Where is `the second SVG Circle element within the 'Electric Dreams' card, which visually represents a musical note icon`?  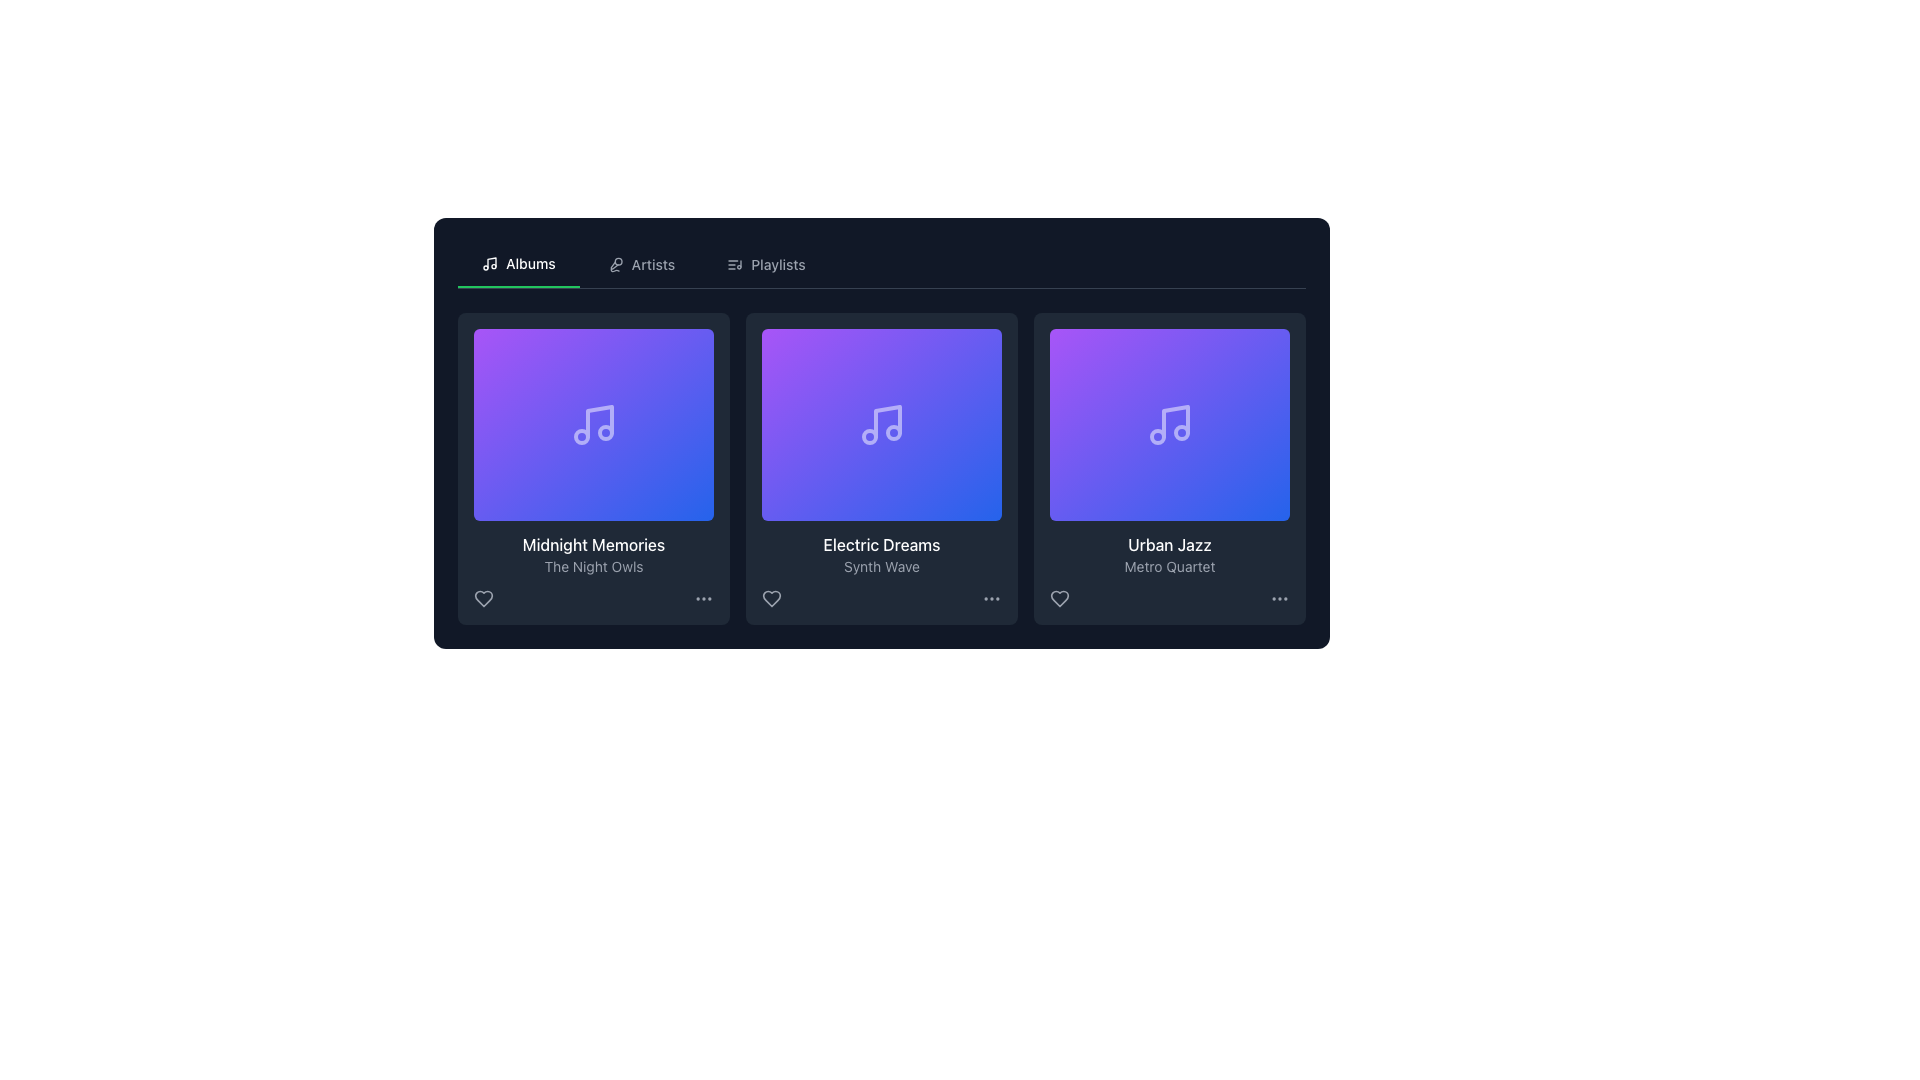
the second SVG Circle element within the 'Electric Dreams' card, which visually represents a musical note icon is located at coordinates (892, 431).